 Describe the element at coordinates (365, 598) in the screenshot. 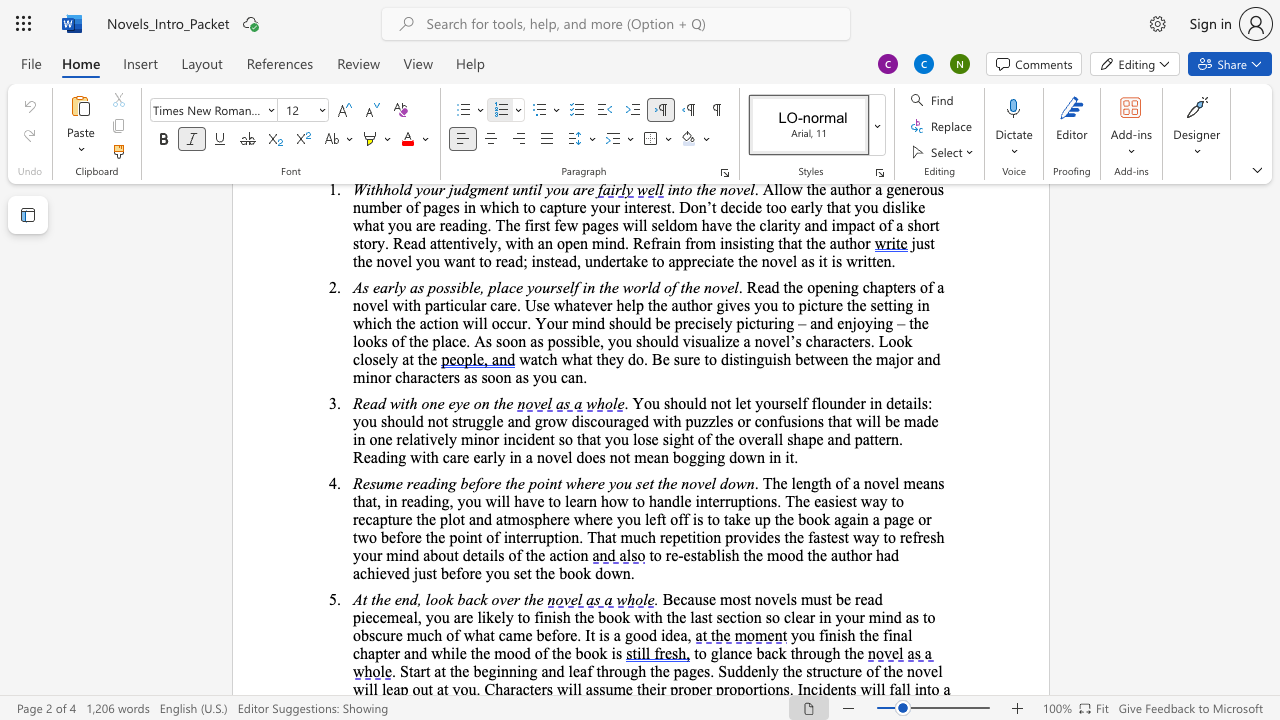

I see `the 1th character "t" in the text` at that location.